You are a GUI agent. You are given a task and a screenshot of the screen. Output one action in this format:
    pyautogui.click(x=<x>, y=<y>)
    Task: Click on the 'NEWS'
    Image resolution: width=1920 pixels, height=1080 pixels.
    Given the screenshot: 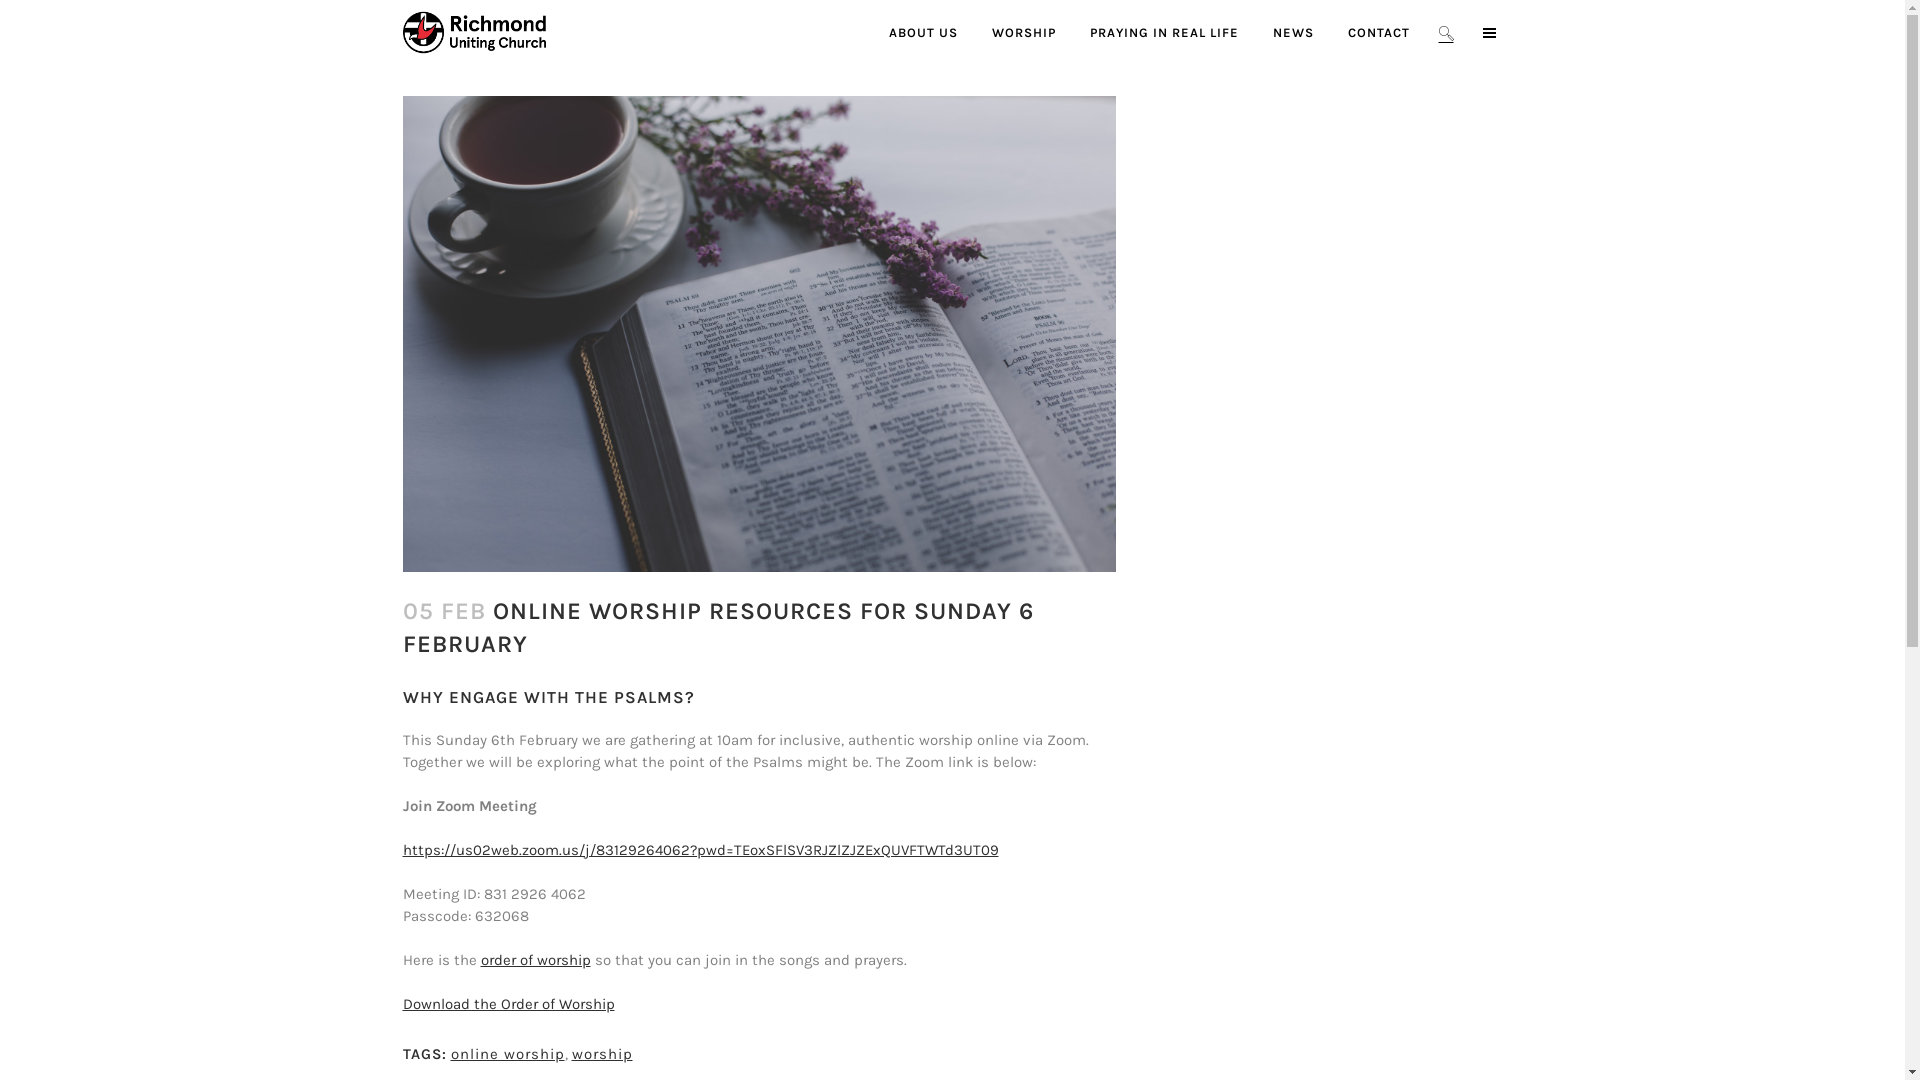 What is the action you would take?
    pyautogui.click(x=1293, y=32)
    